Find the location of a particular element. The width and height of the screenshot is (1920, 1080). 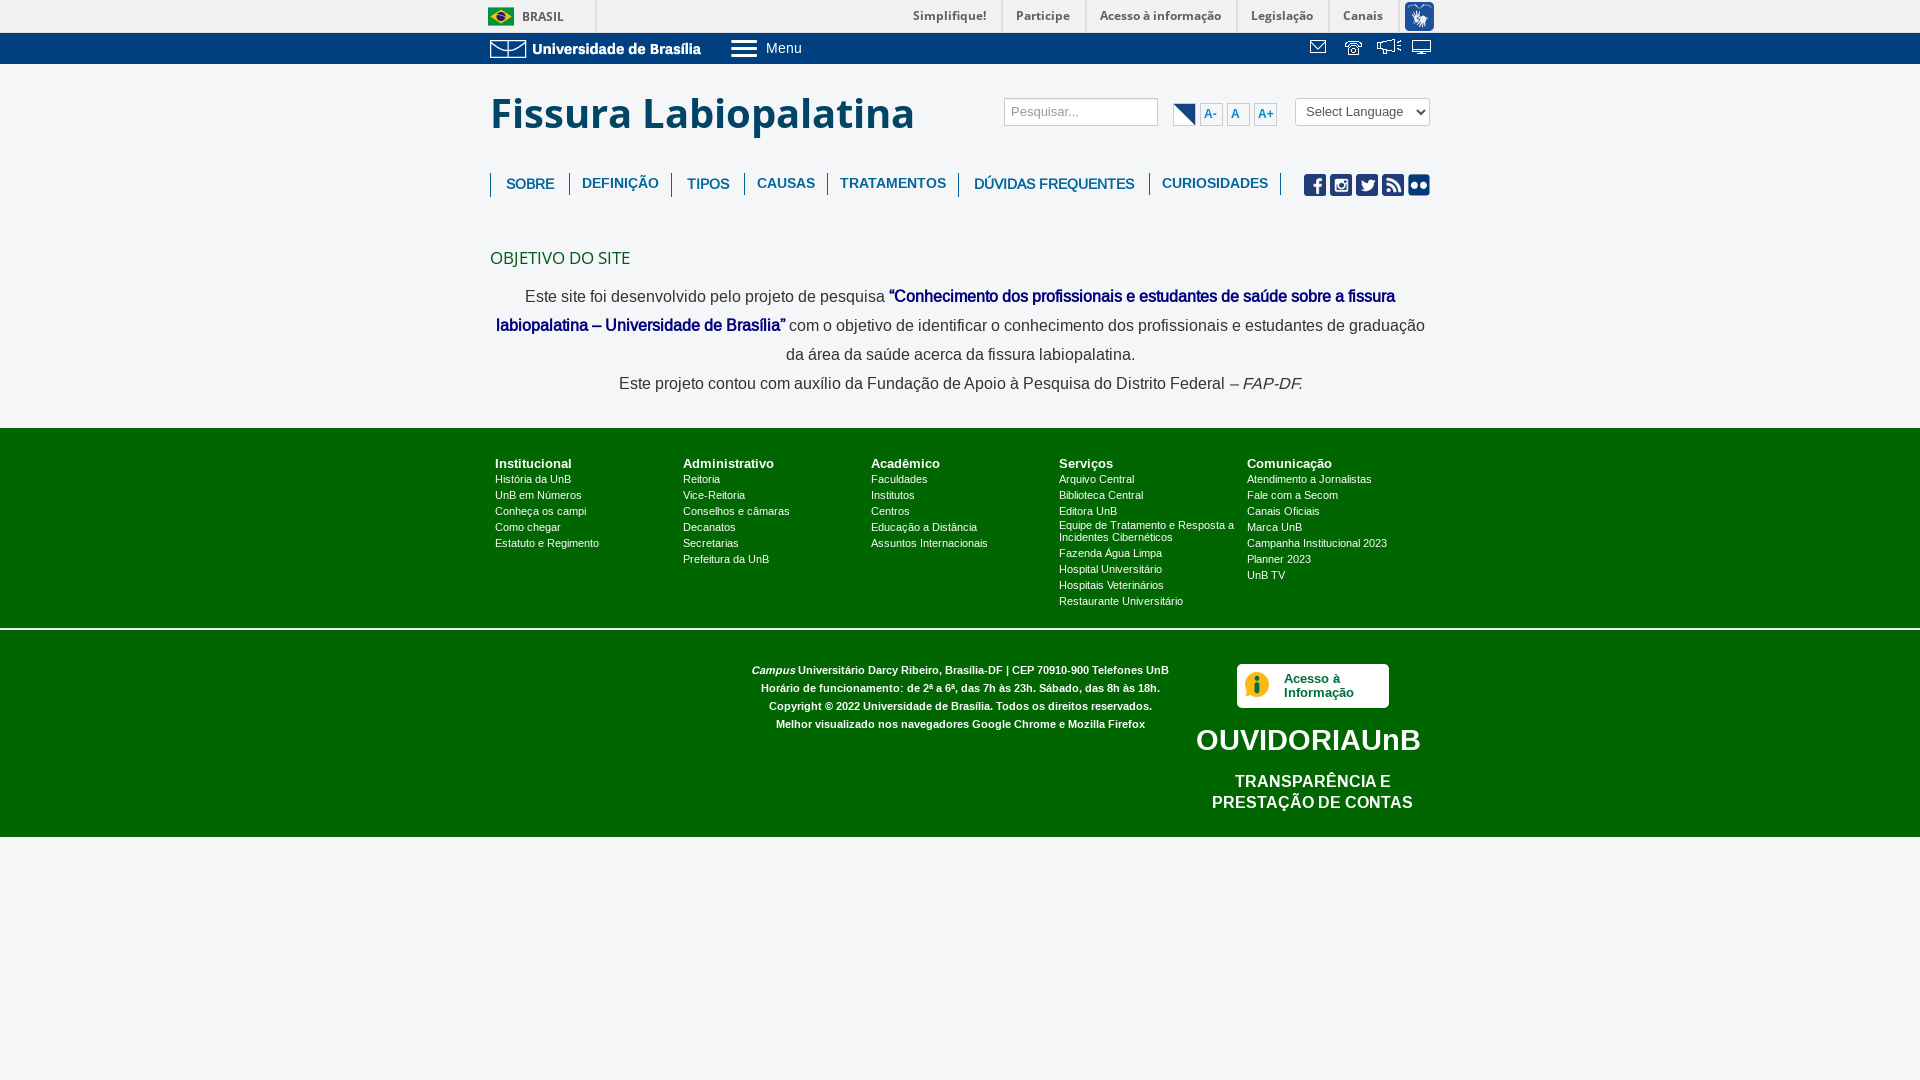

'Estatuto e Regimento' is located at coordinates (547, 543).